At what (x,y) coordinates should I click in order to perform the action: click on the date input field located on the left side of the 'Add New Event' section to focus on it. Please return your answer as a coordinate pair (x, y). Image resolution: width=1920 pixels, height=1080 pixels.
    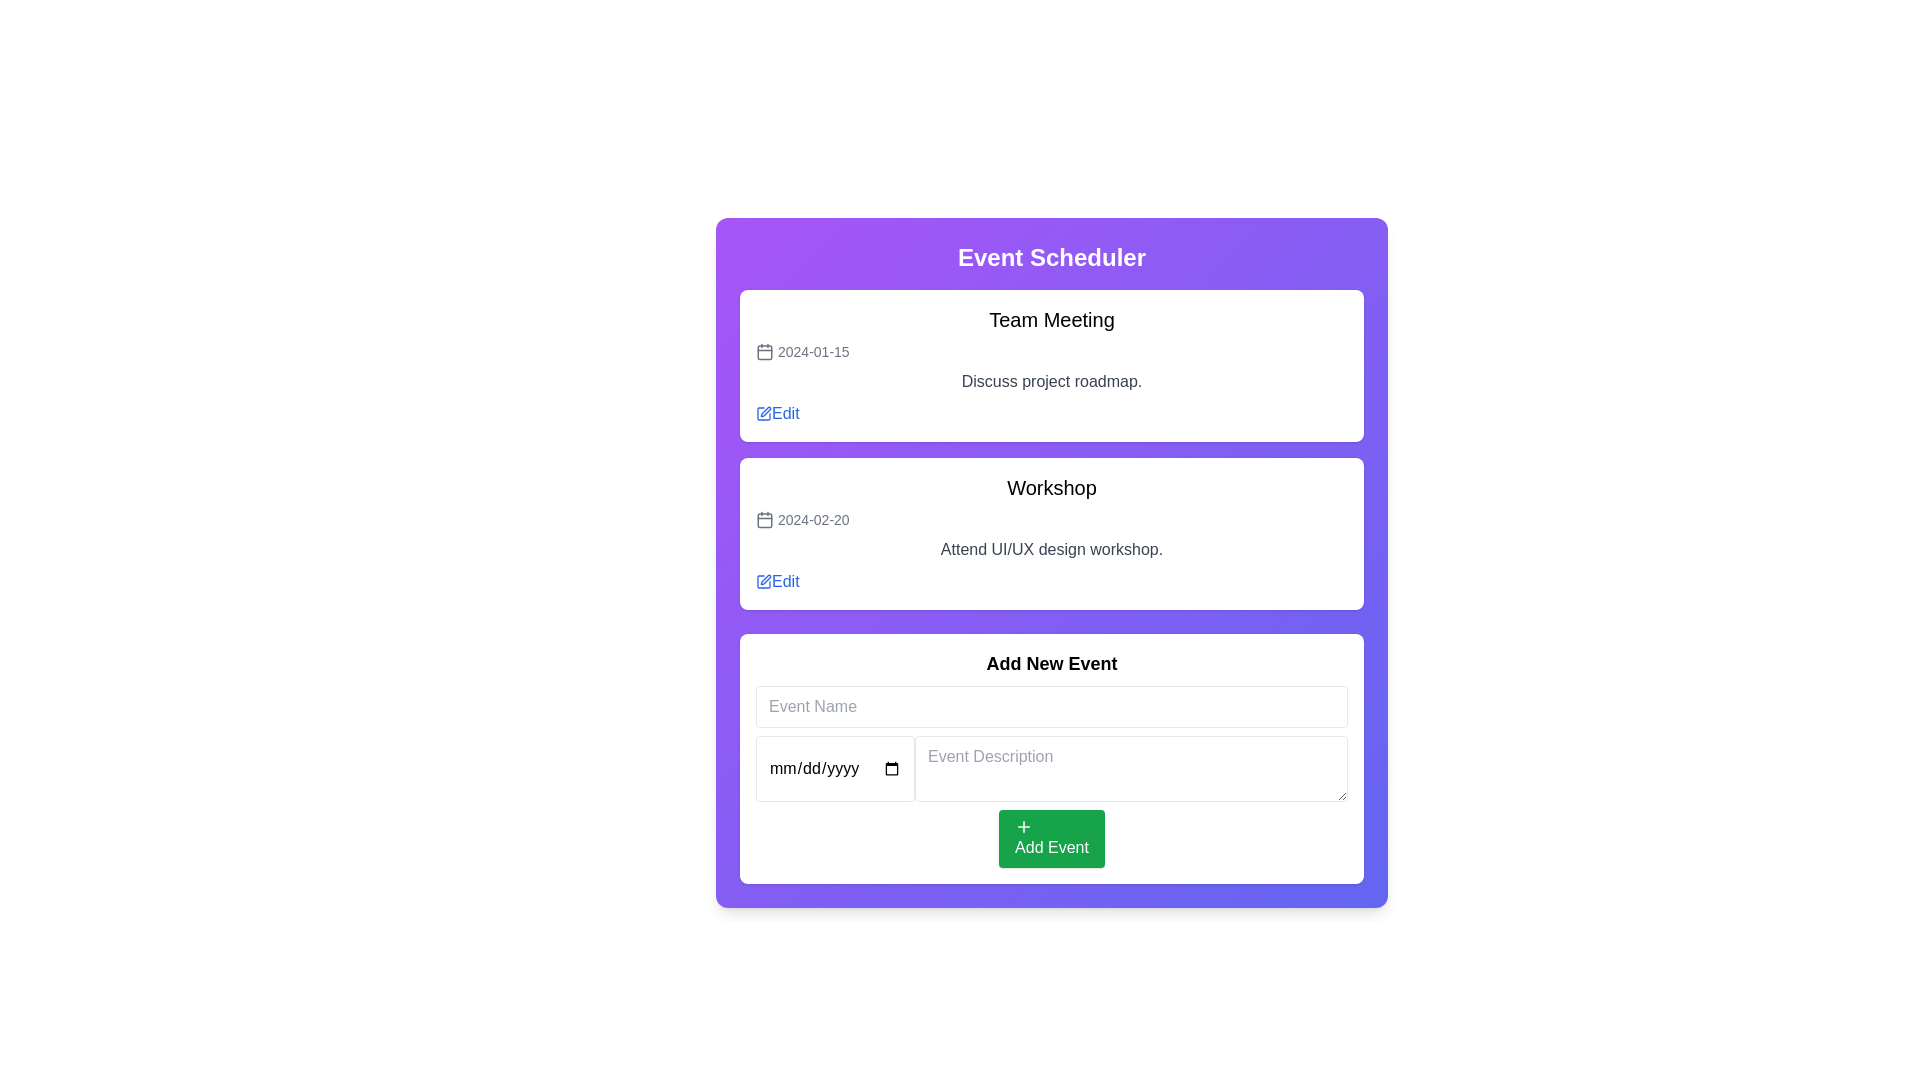
    Looking at the image, I should click on (835, 767).